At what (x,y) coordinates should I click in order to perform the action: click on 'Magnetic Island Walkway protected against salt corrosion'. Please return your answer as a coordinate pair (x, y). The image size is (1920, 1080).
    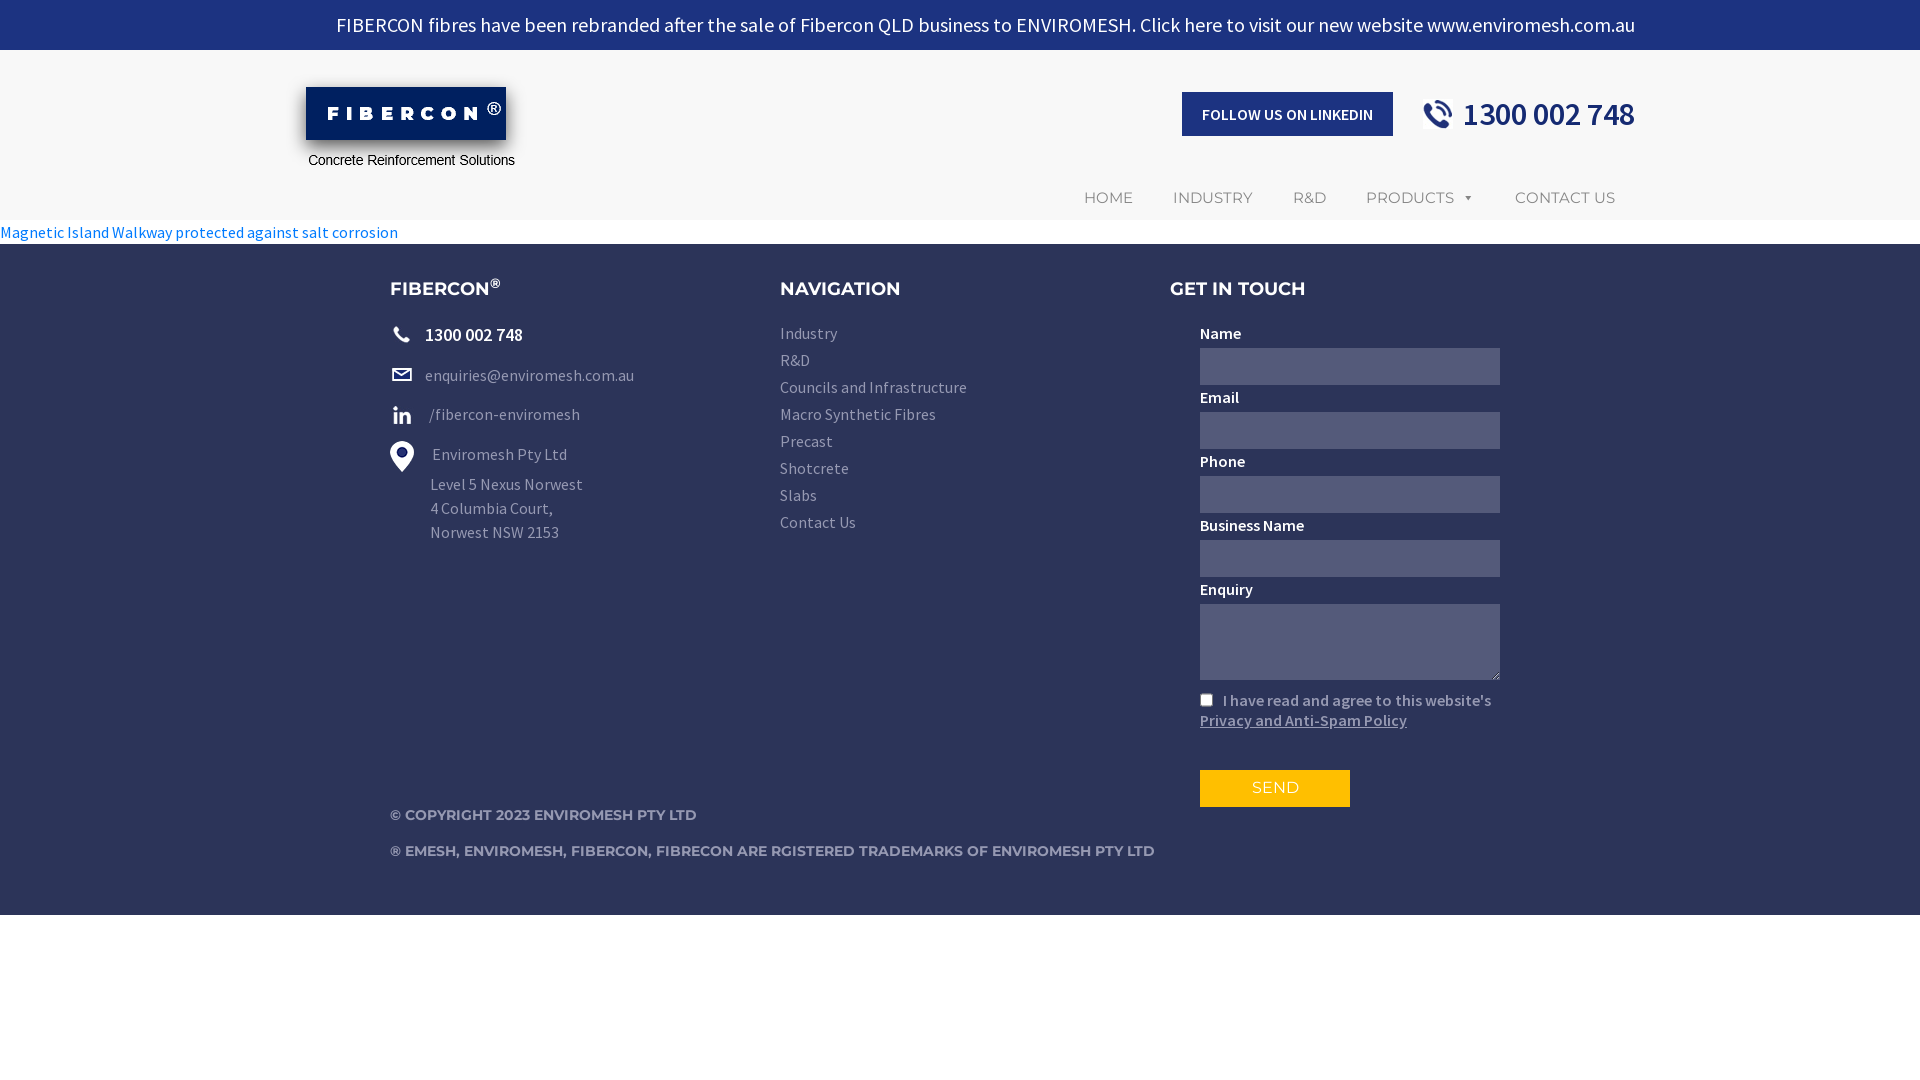
    Looking at the image, I should click on (198, 230).